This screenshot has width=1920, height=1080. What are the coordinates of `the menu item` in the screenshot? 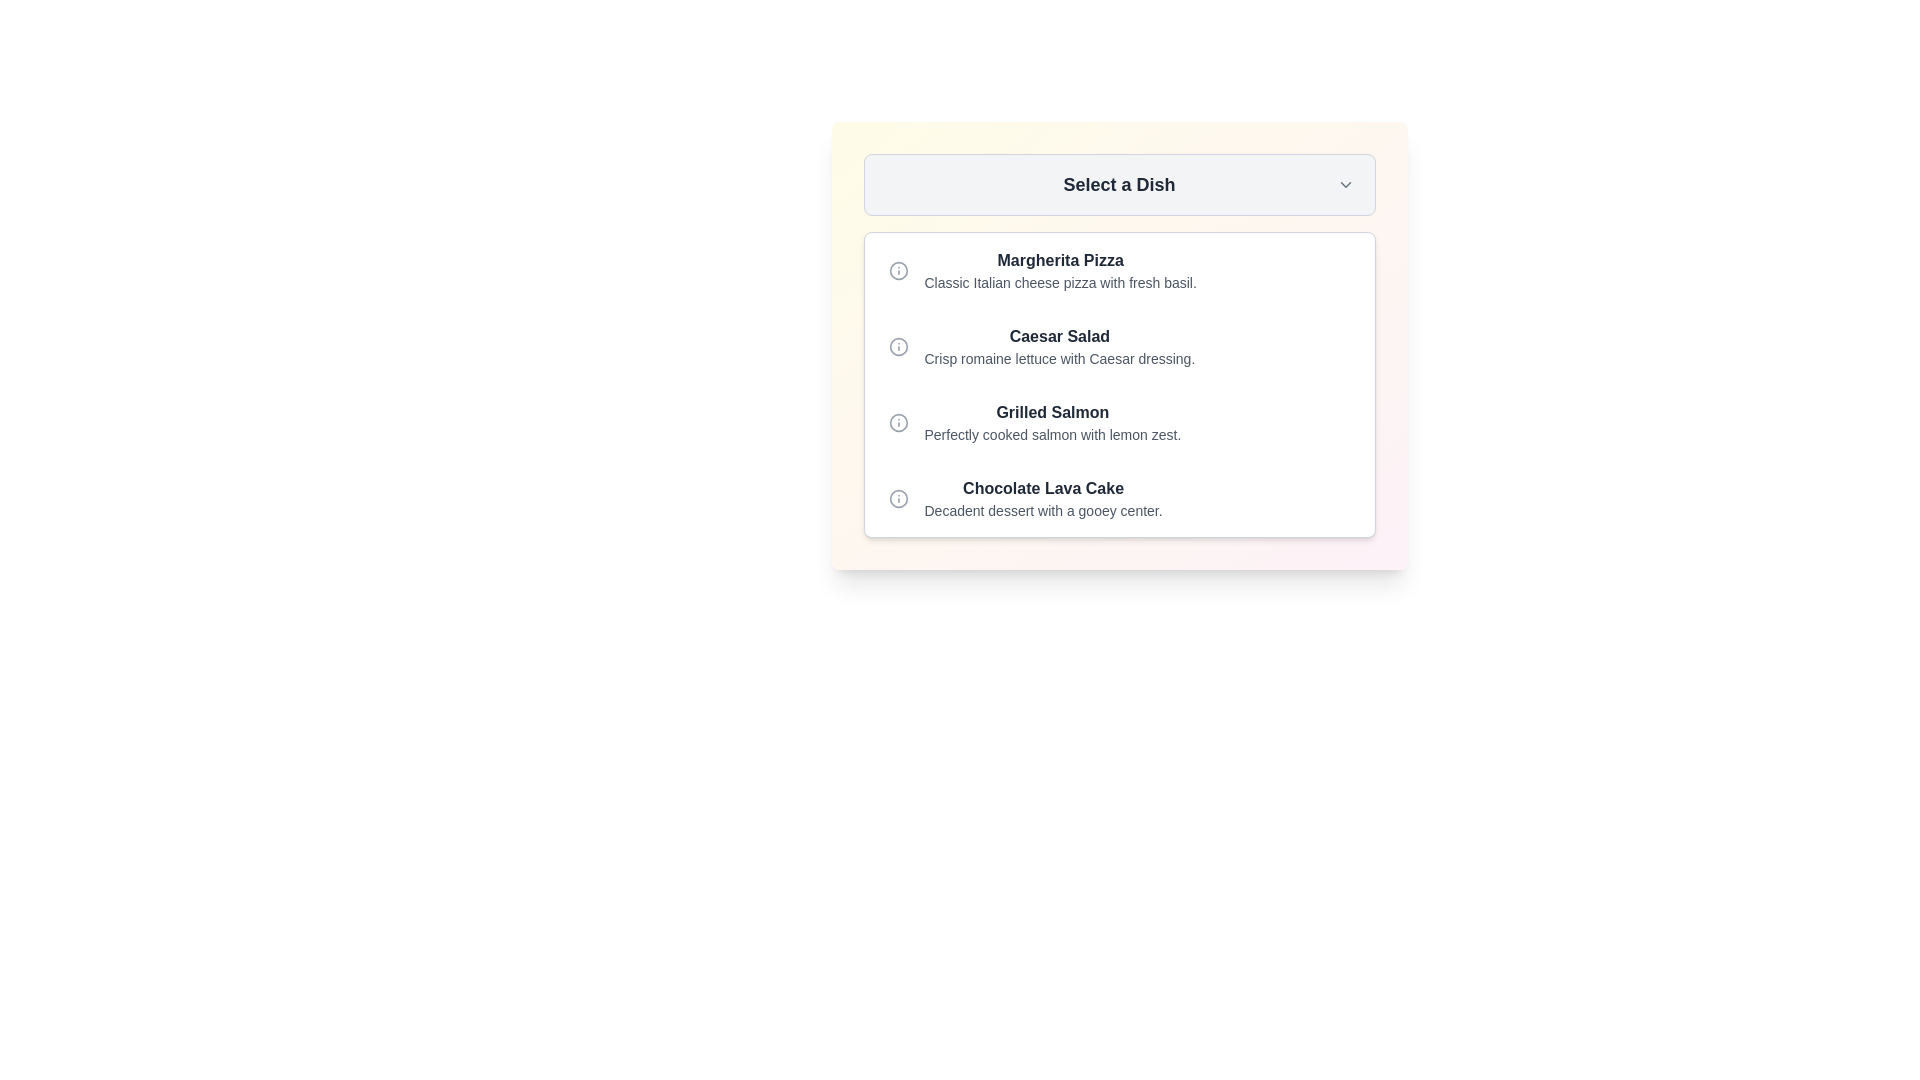 It's located at (1059, 260).